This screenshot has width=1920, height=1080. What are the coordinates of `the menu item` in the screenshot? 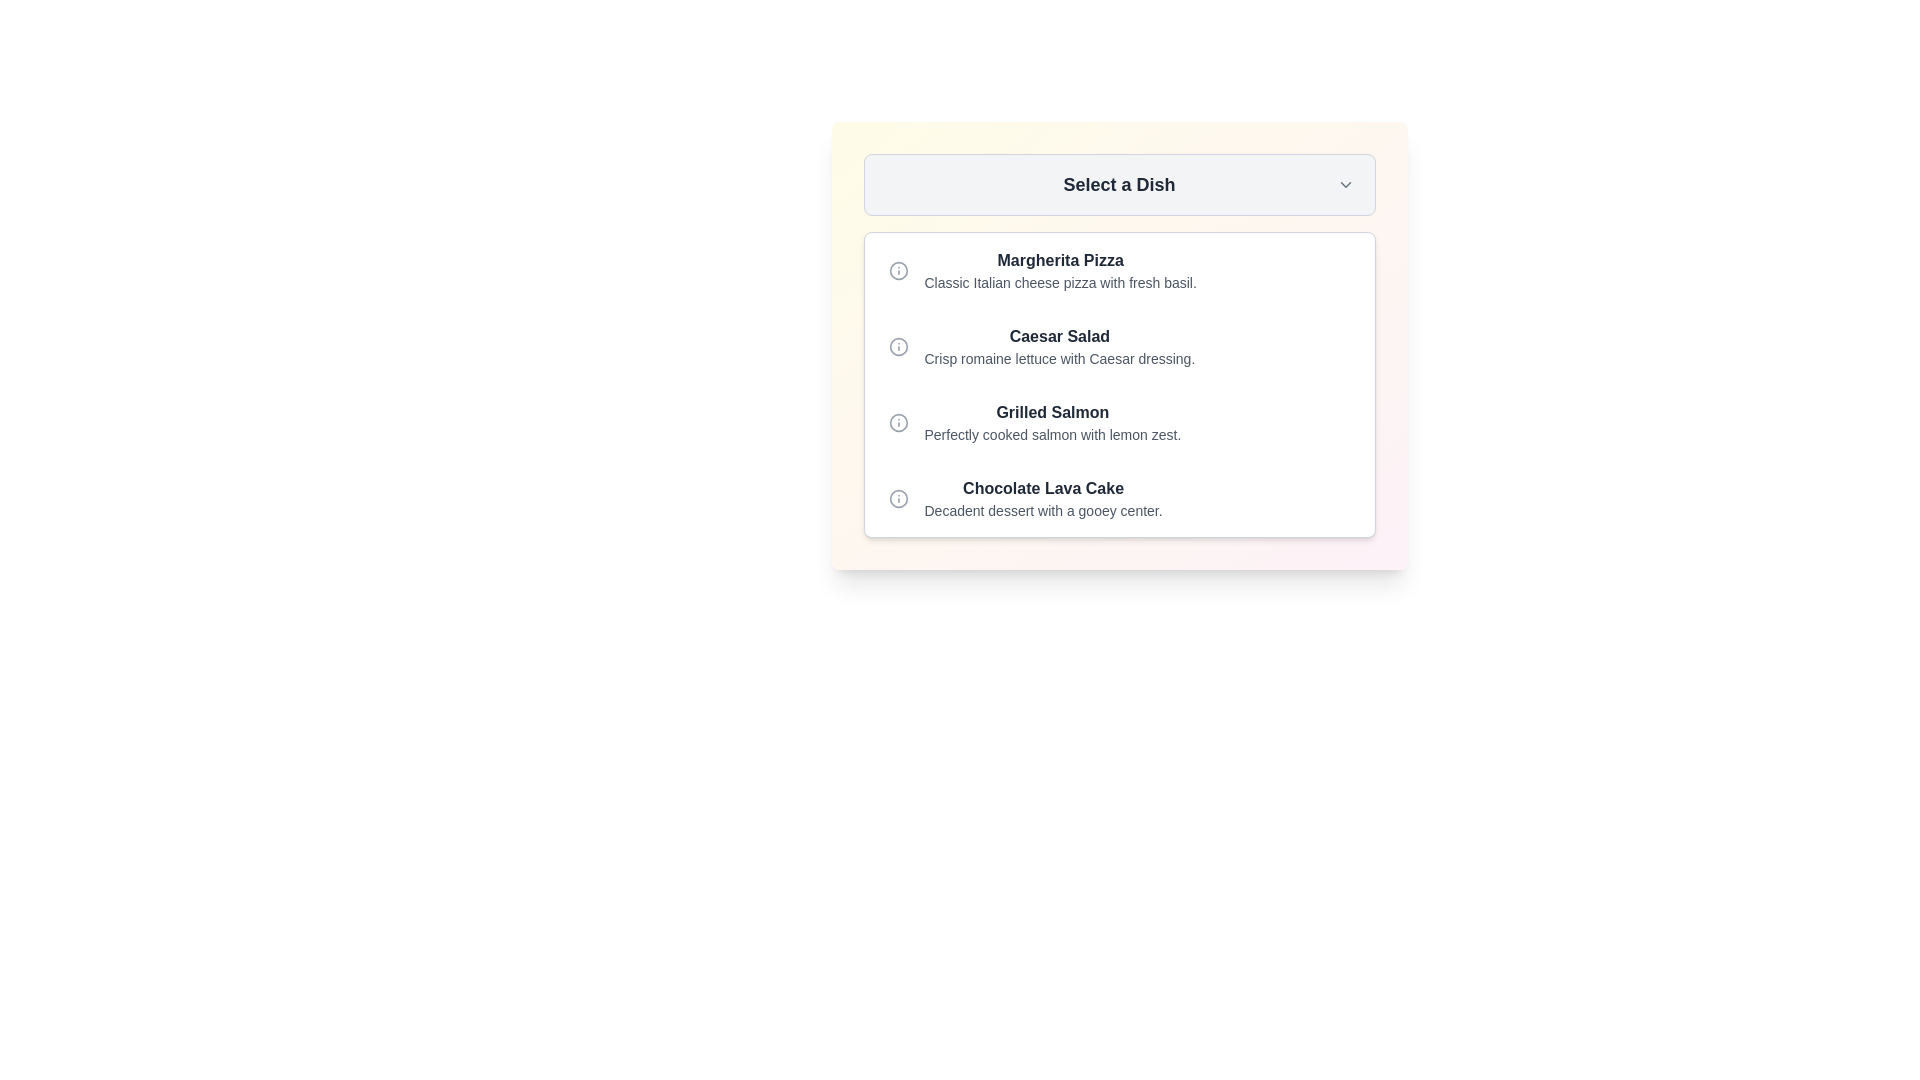 It's located at (1059, 260).